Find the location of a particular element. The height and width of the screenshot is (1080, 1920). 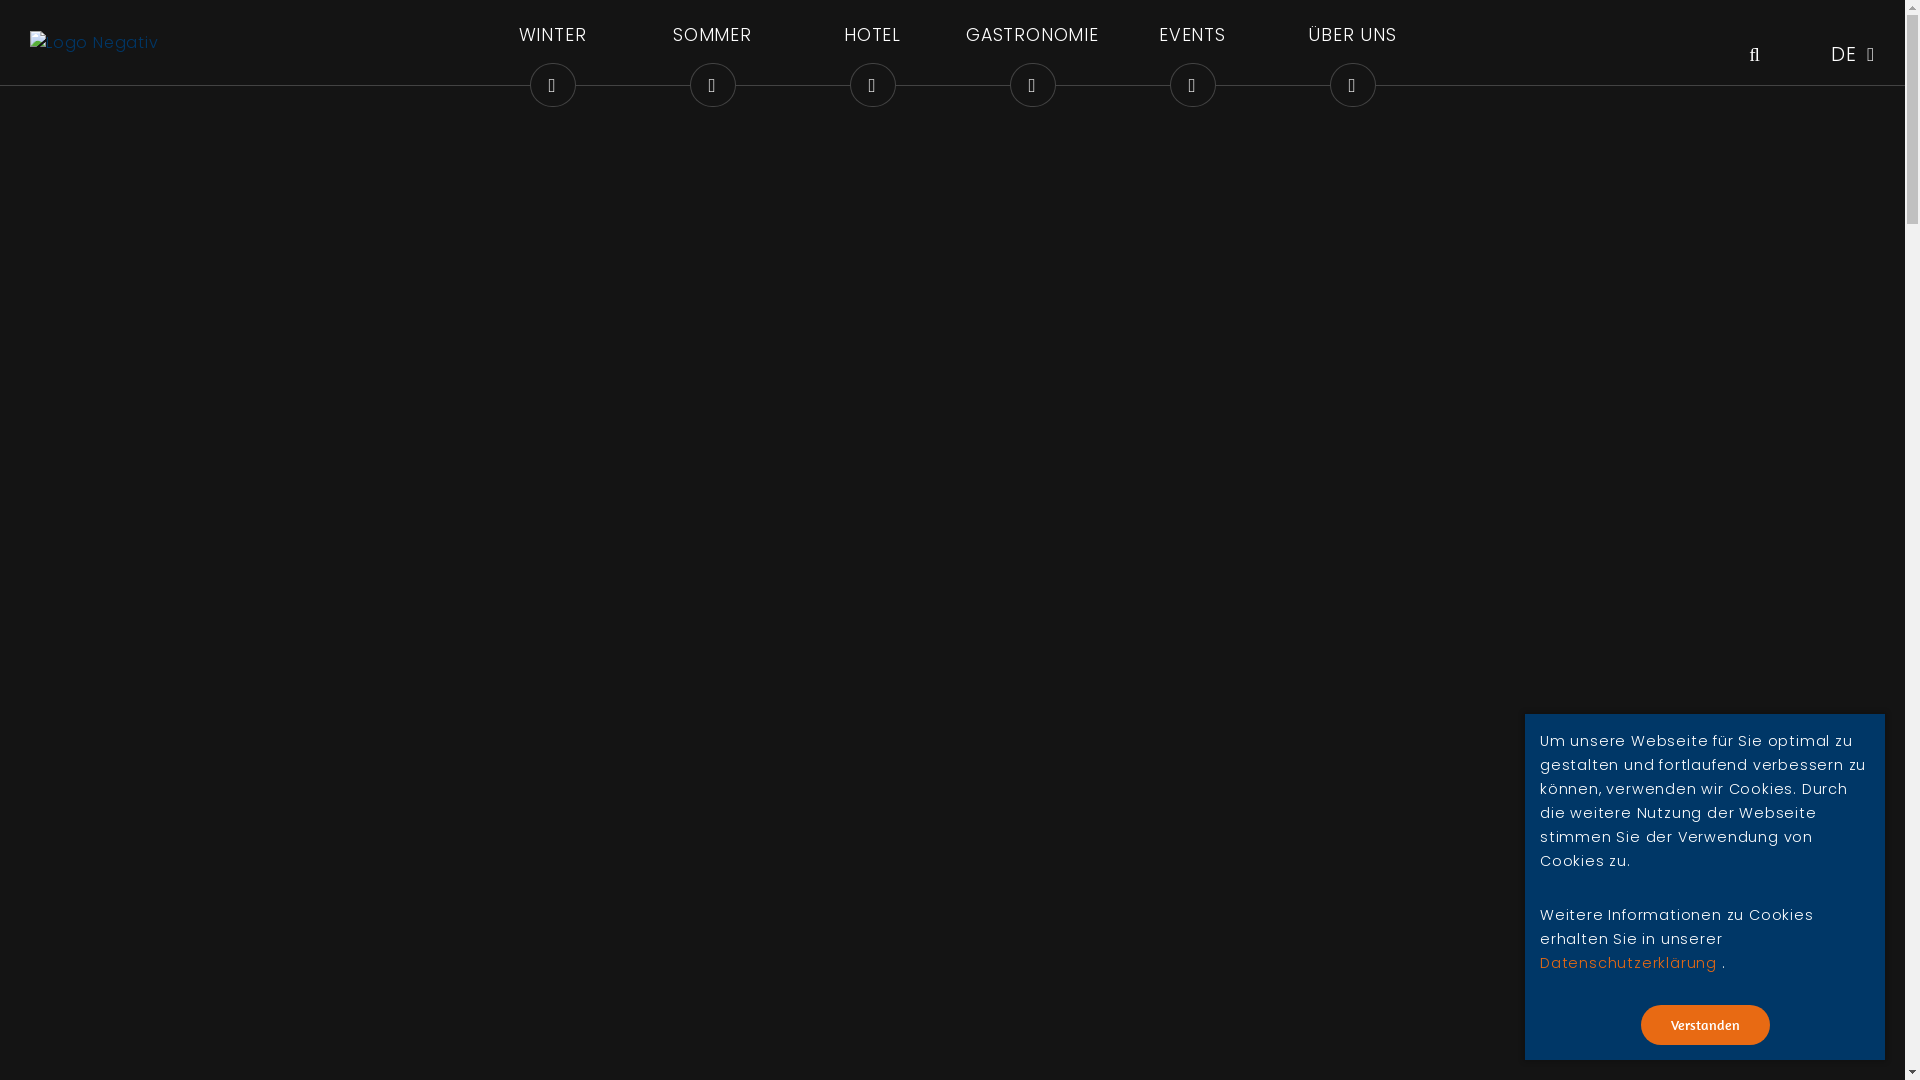

'HOTEL' is located at coordinates (872, 45).